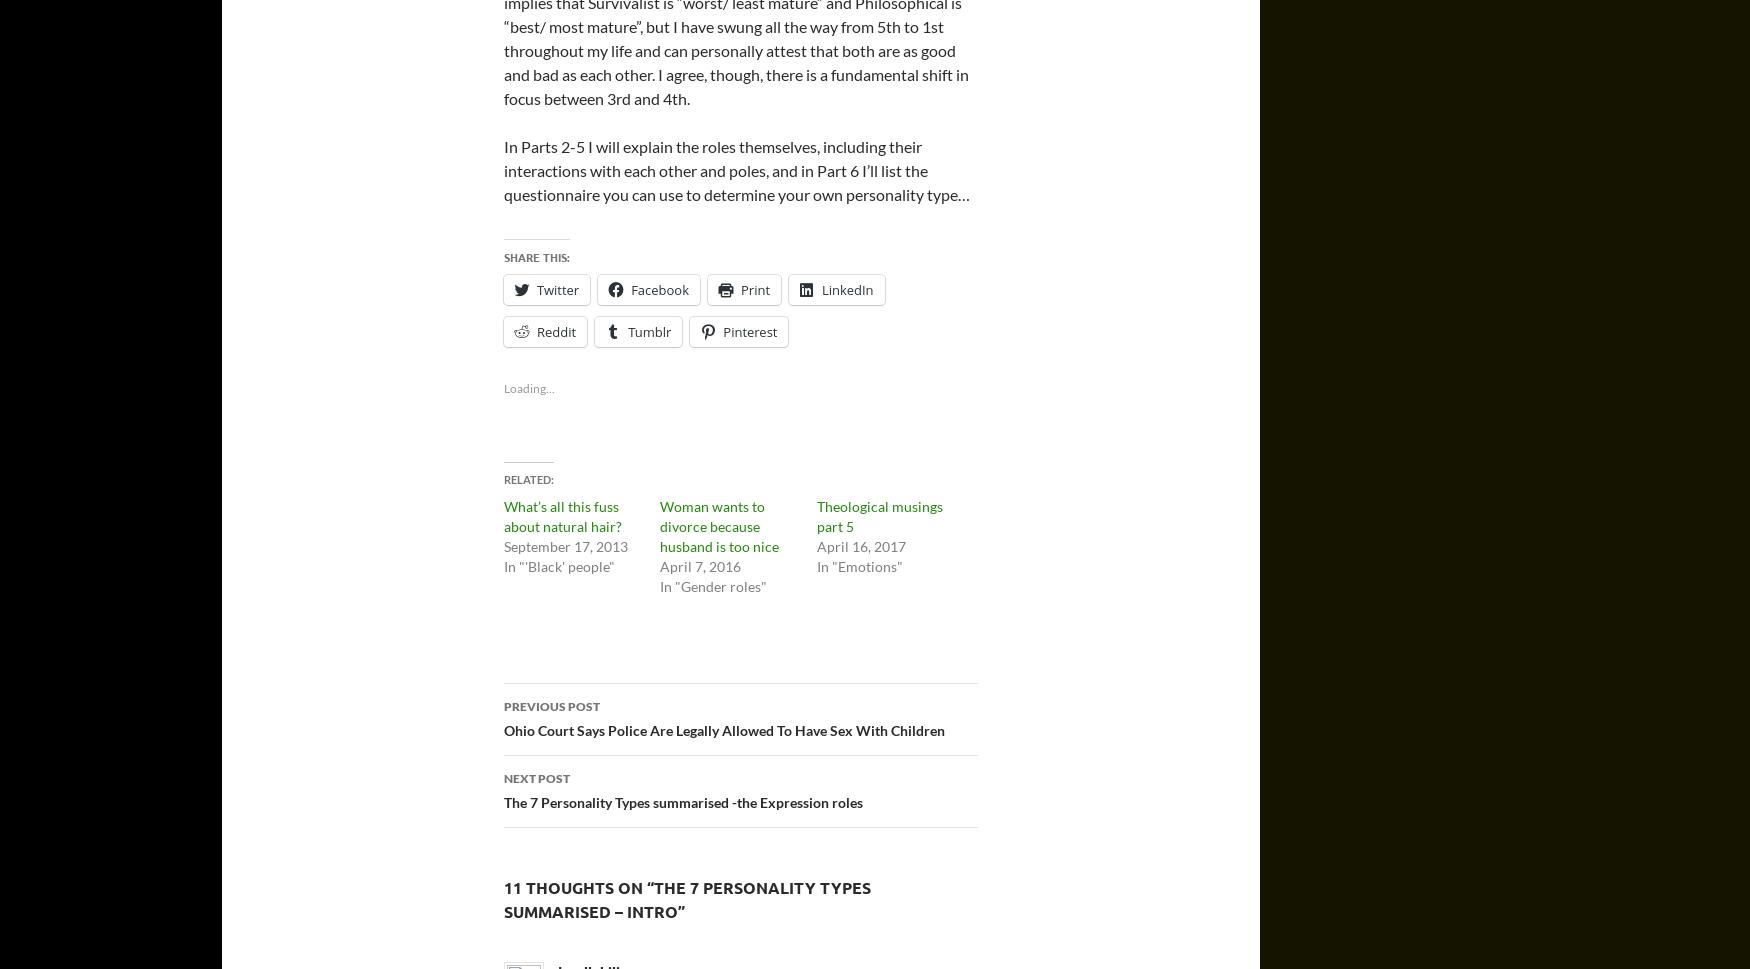  What do you see at coordinates (627, 330) in the screenshot?
I see `'Tumblr'` at bounding box center [627, 330].